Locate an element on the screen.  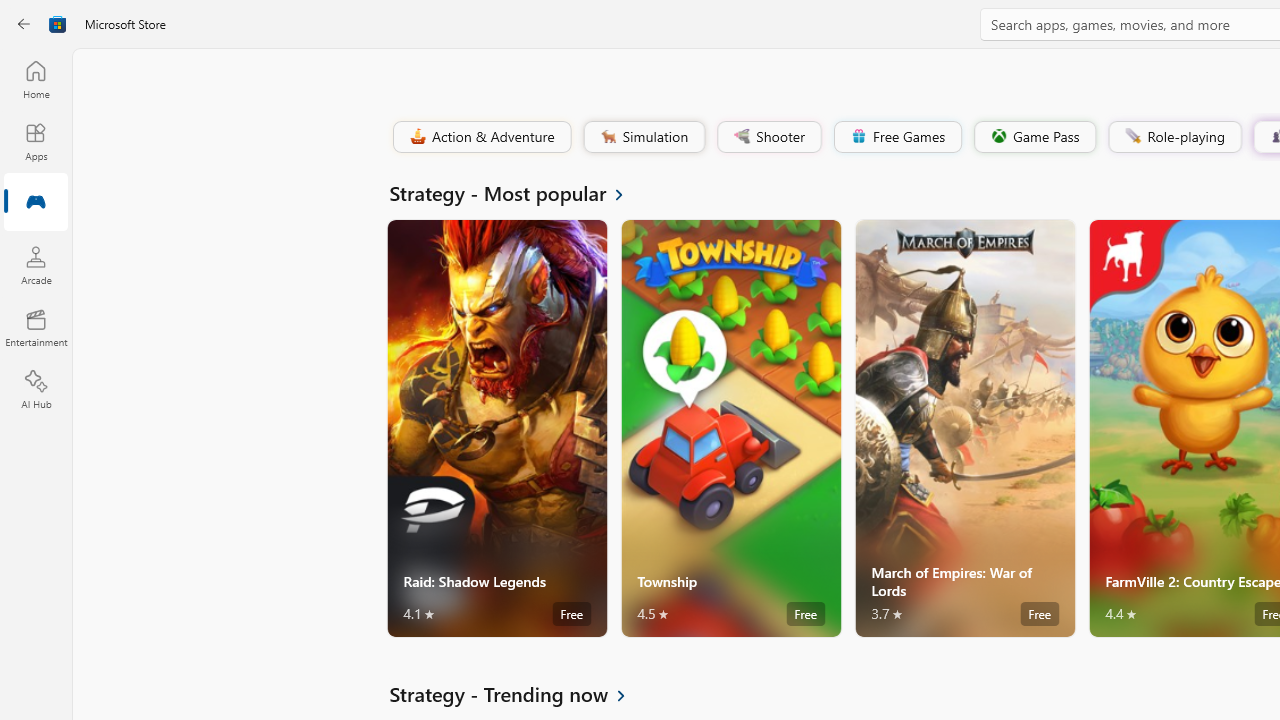
'Back' is located at coordinates (24, 24).